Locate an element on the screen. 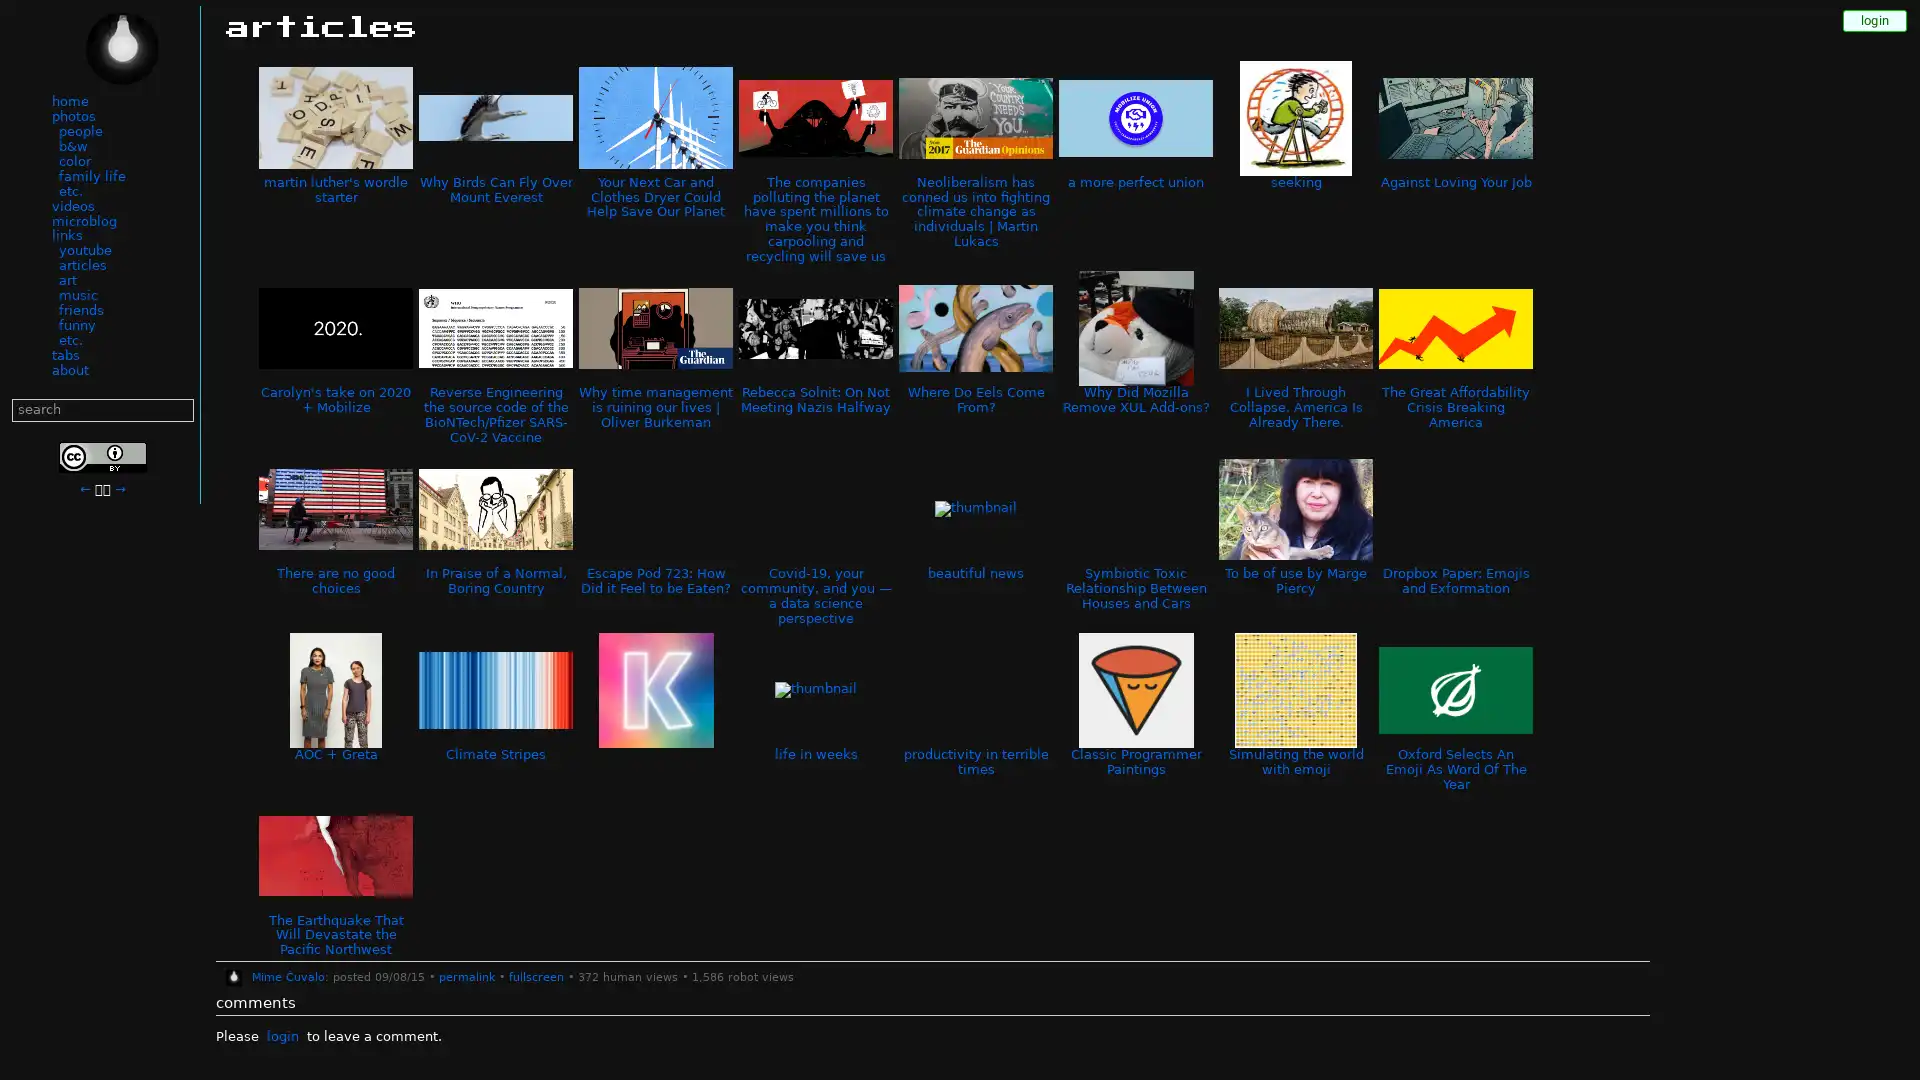 Image resolution: width=1920 pixels, height=1080 pixels. login is located at coordinates (1874, 20).